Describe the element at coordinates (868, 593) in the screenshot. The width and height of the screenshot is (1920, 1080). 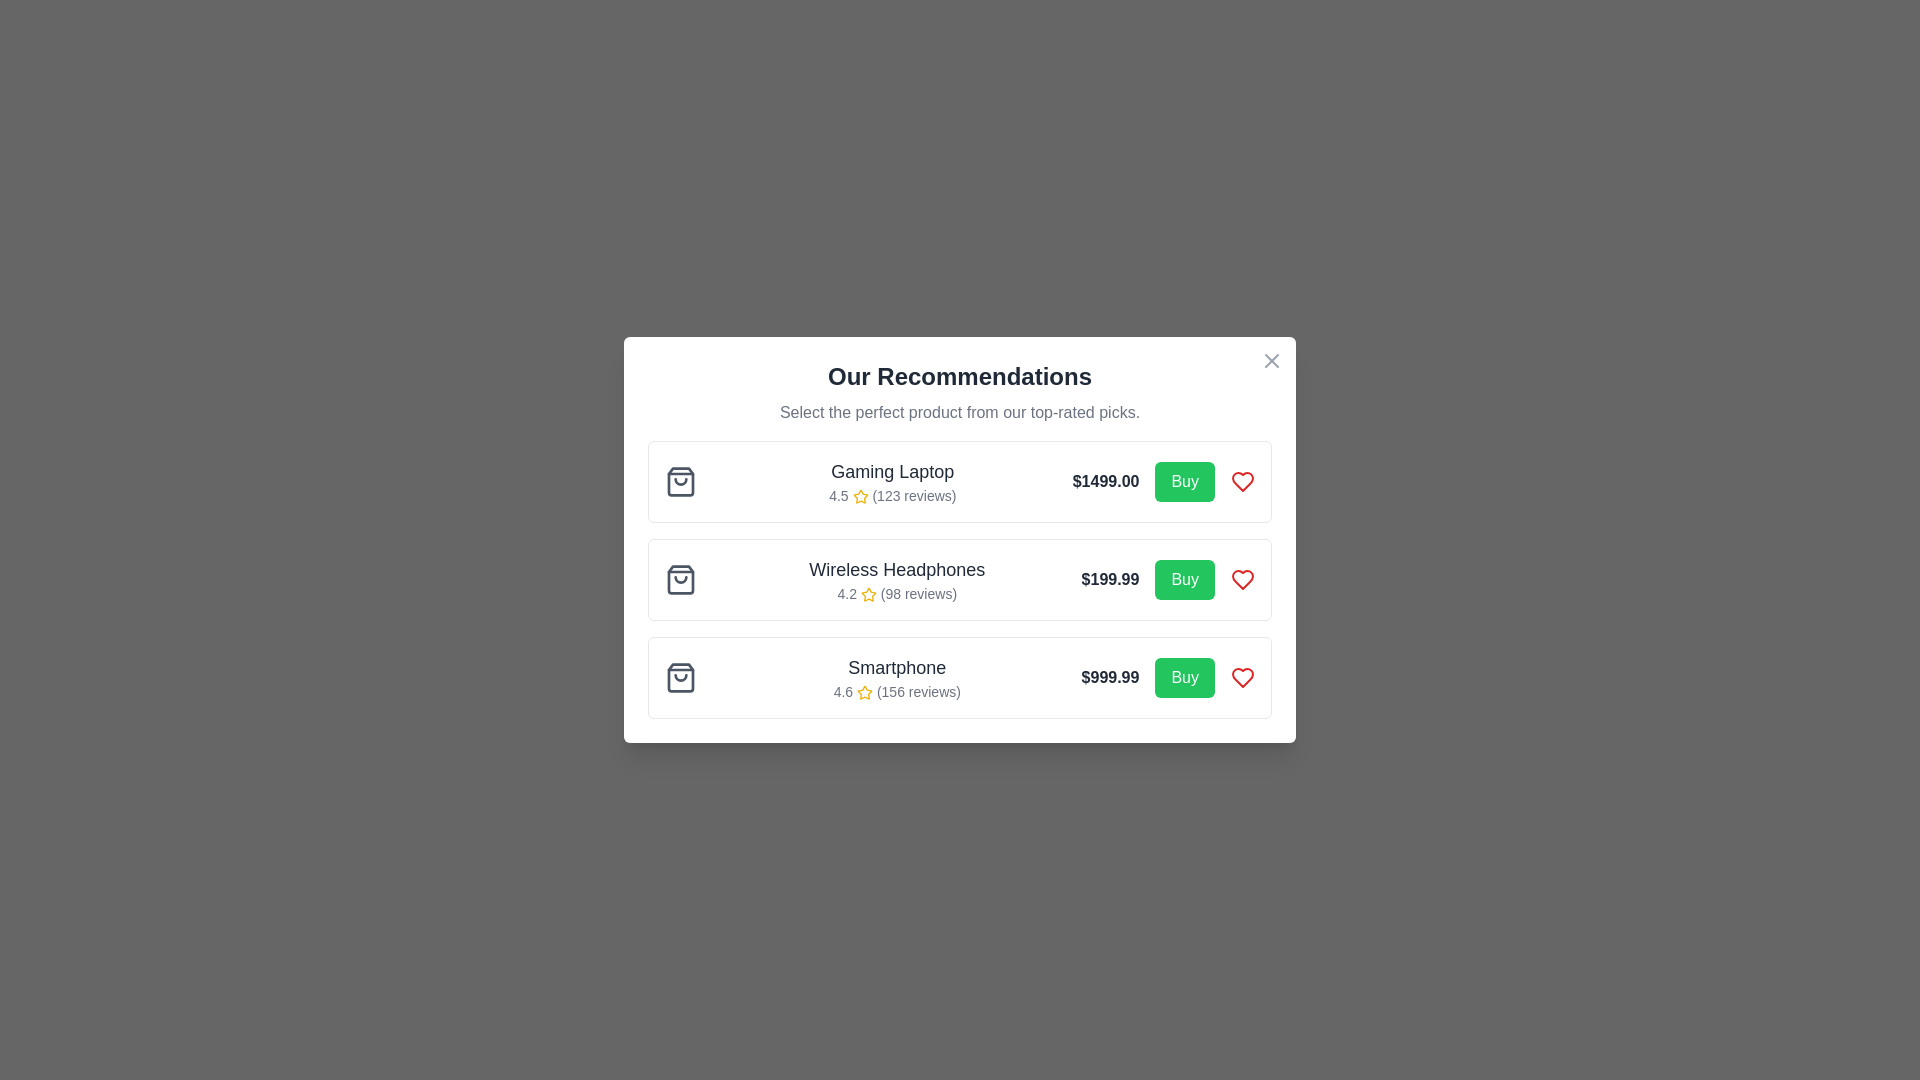
I see `the first yellow star icon representing the product's rating, located to the left of the product price in the second row of the product list` at that location.